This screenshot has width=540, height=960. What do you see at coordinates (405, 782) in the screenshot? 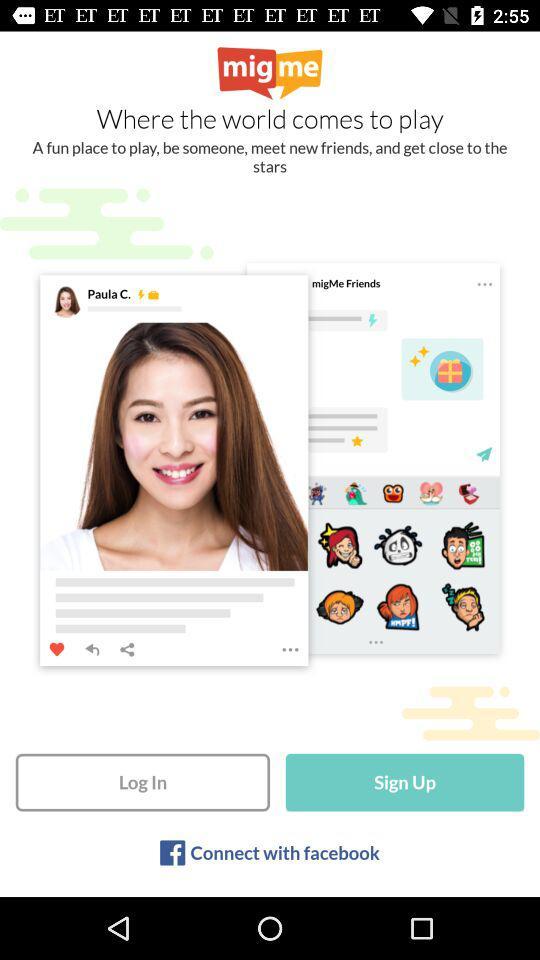
I see `sign up` at bounding box center [405, 782].